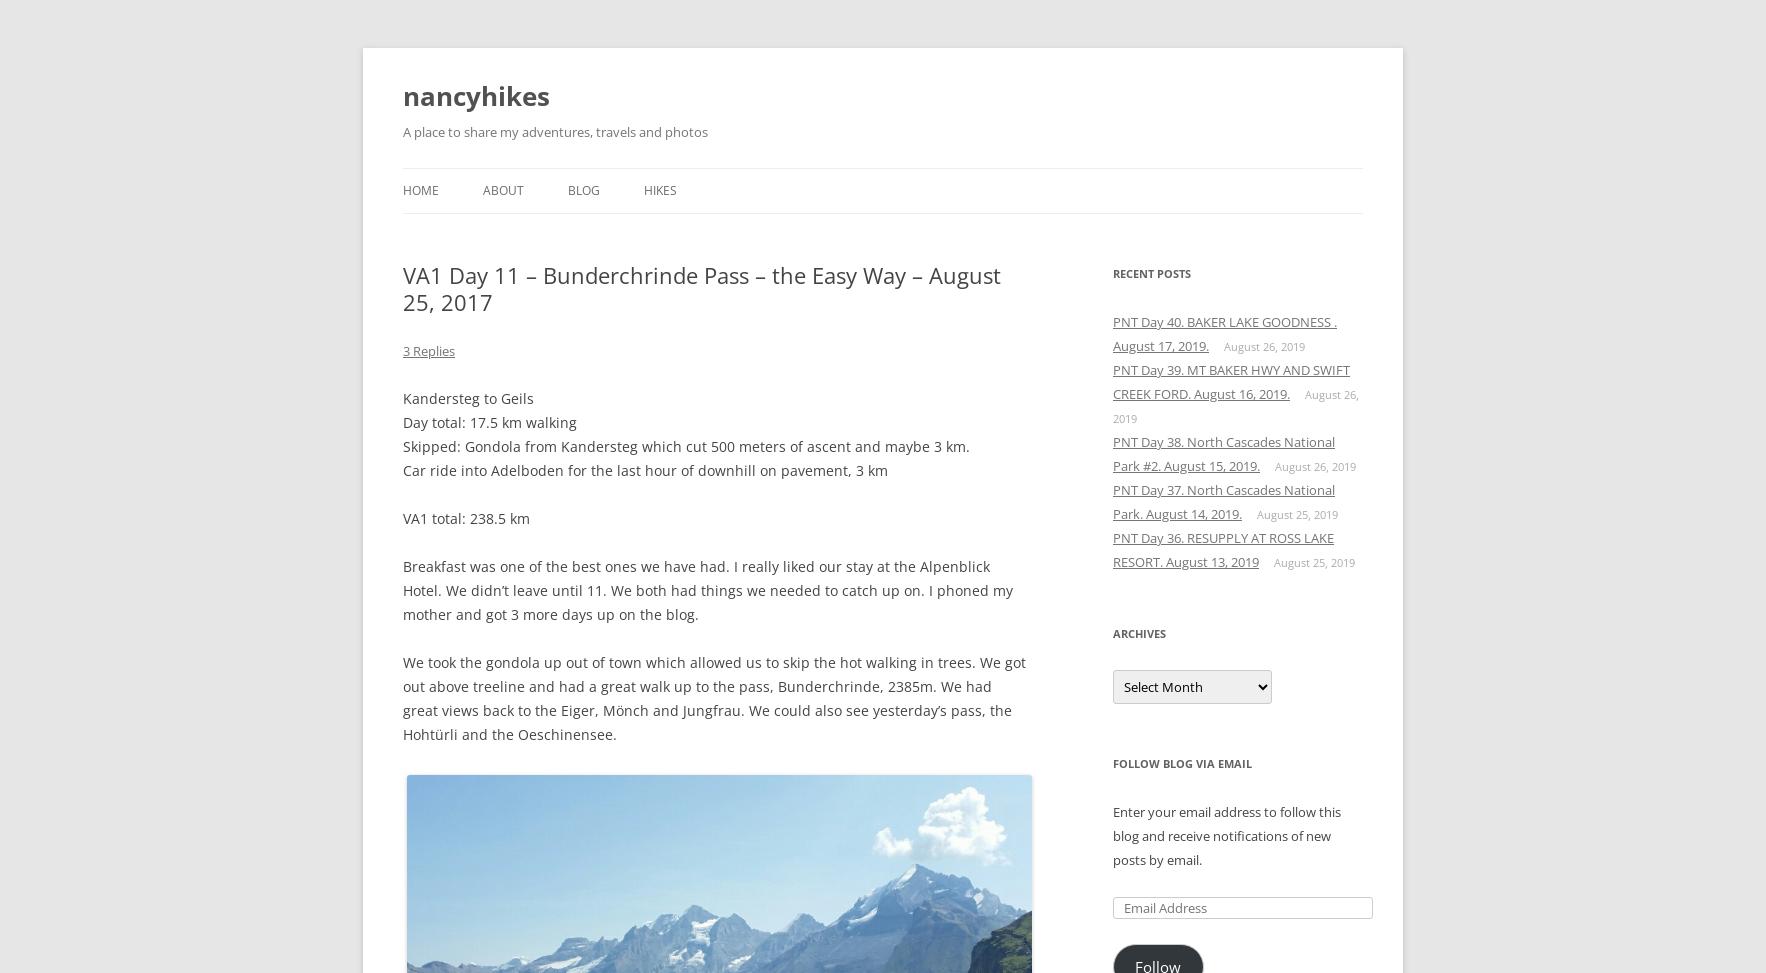  I want to click on 'Recent Posts', so click(1150, 272).